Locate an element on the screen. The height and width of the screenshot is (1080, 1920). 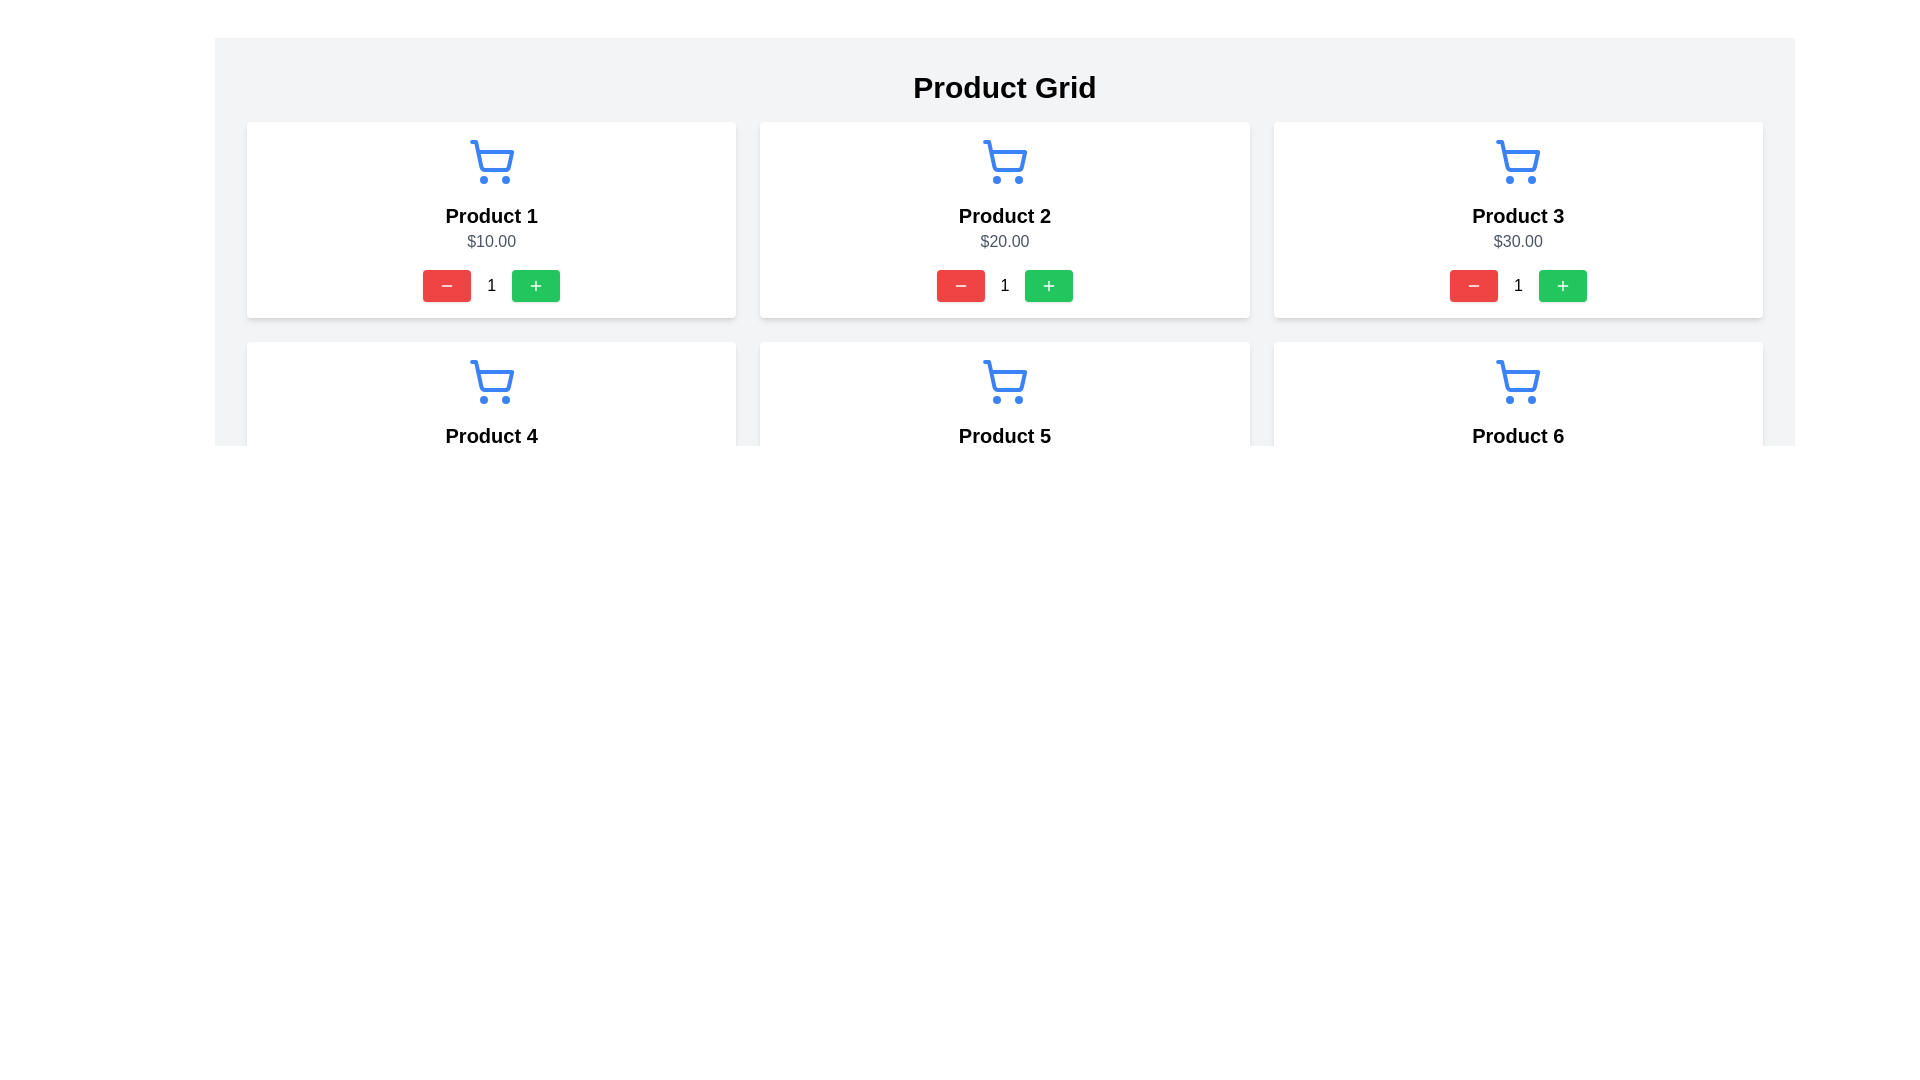
text label 'Product 6', which is a bold and large font text located centrally below the shopping cart icon and above the price information in the product card is located at coordinates (1518, 434).